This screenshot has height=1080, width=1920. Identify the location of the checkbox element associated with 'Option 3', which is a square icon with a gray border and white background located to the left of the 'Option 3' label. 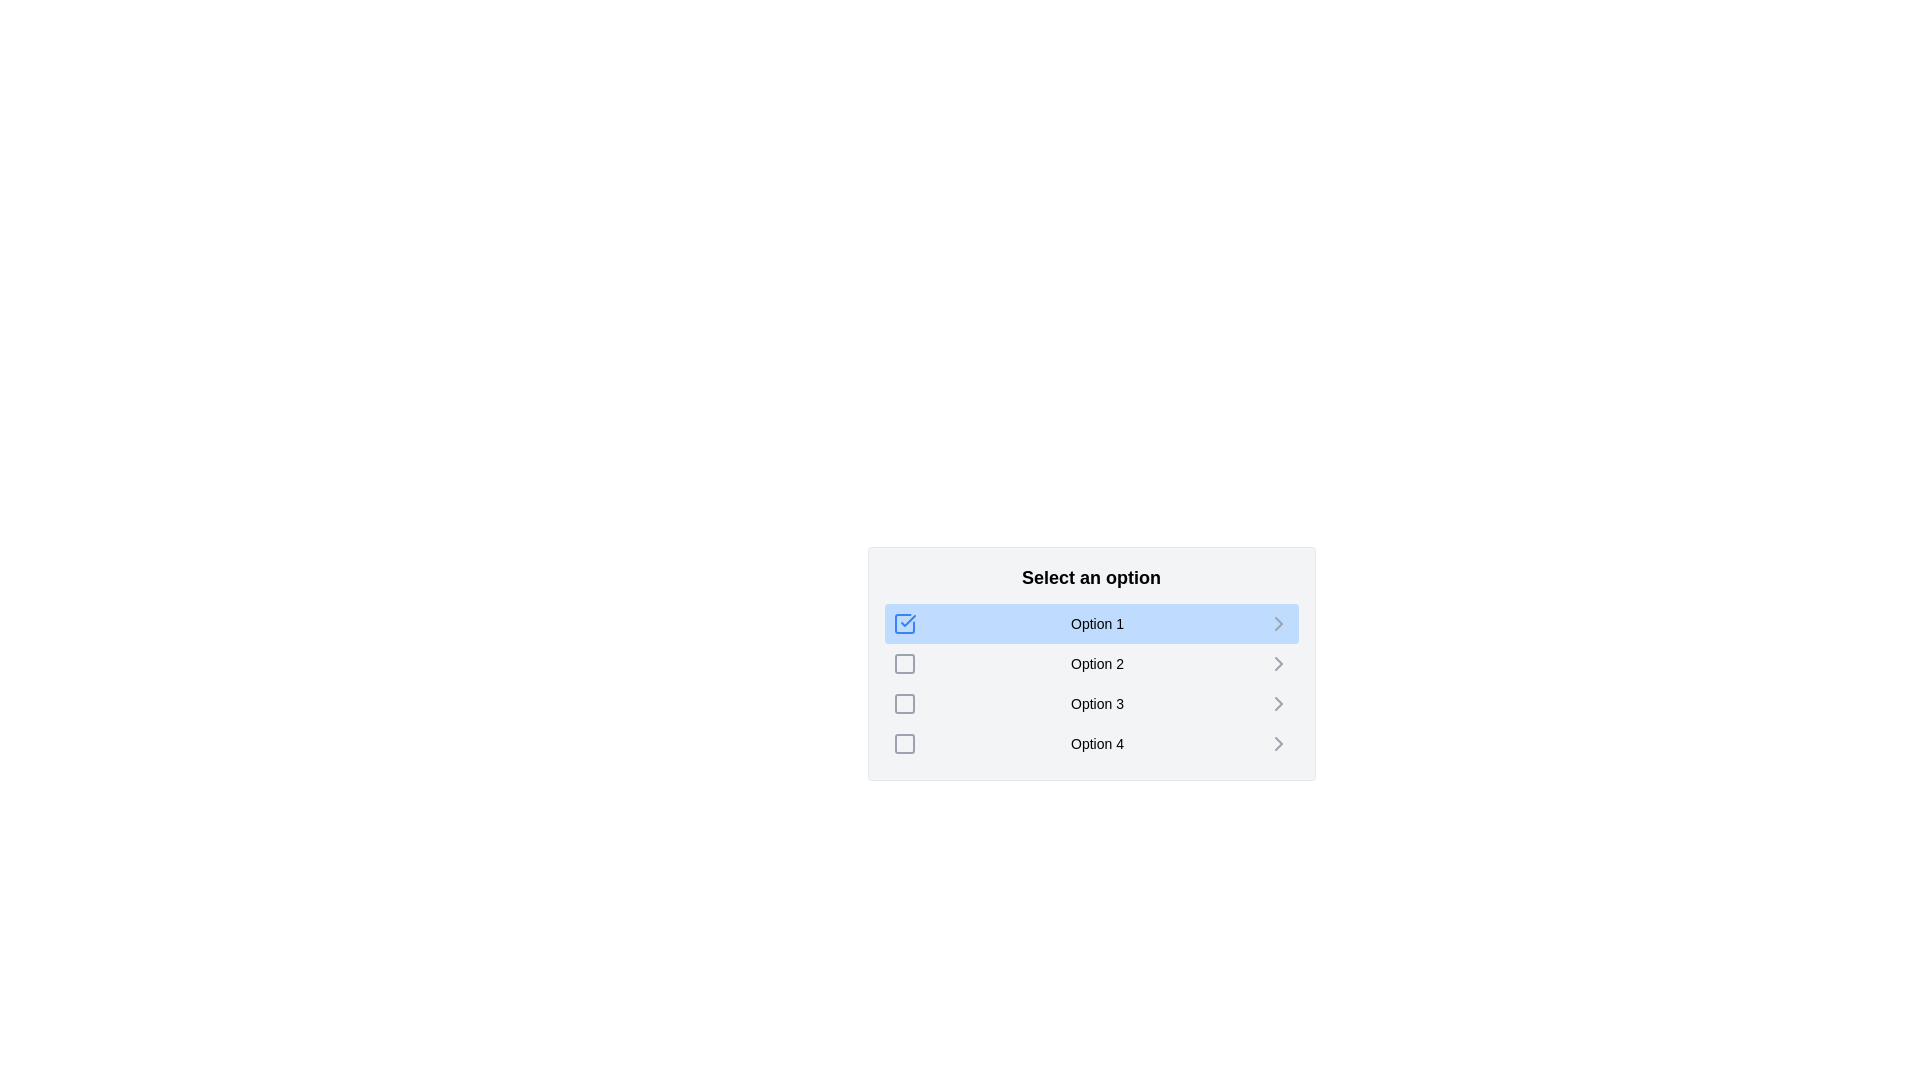
(903, 703).